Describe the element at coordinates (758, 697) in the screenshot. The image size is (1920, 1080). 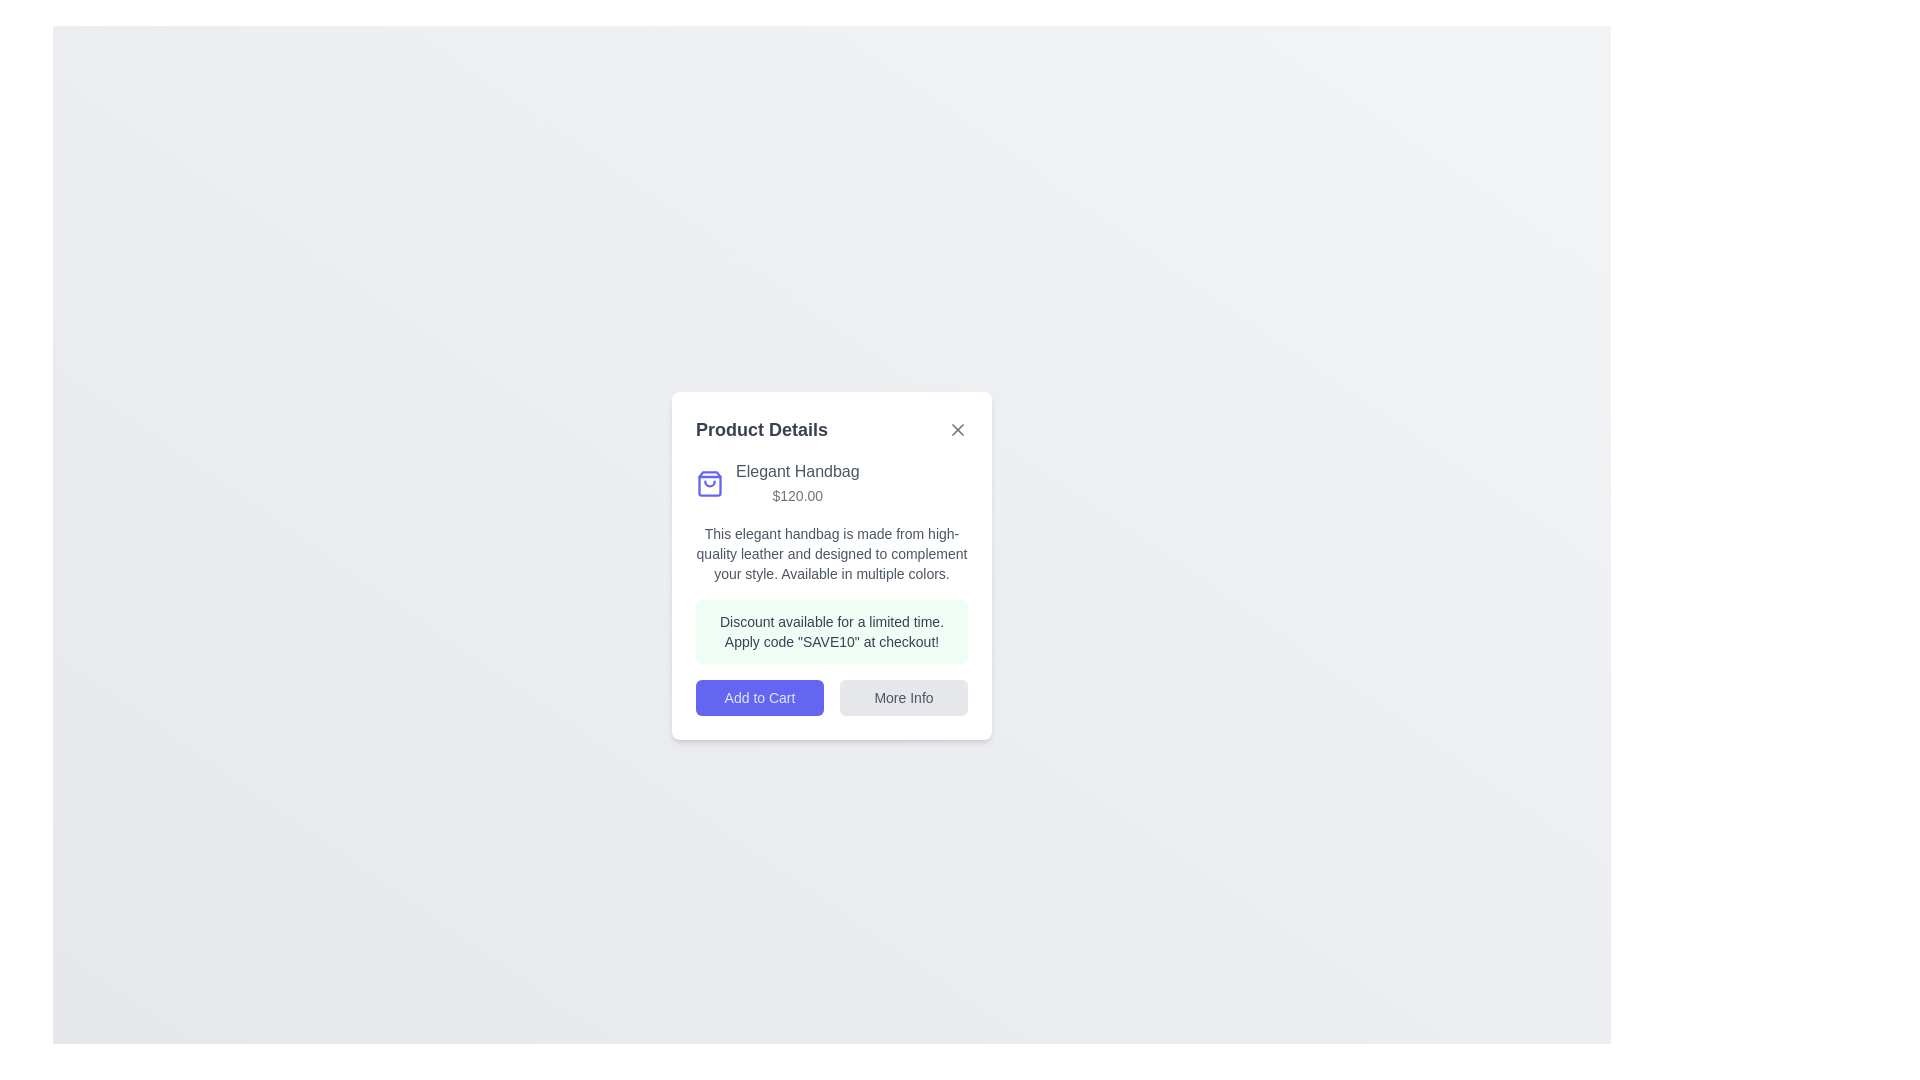
I see `the 'Add to Cart' button located at the bottom of the modal card, which is centered in the viewport and positioned to the left of the 'More Info' button` at that location.